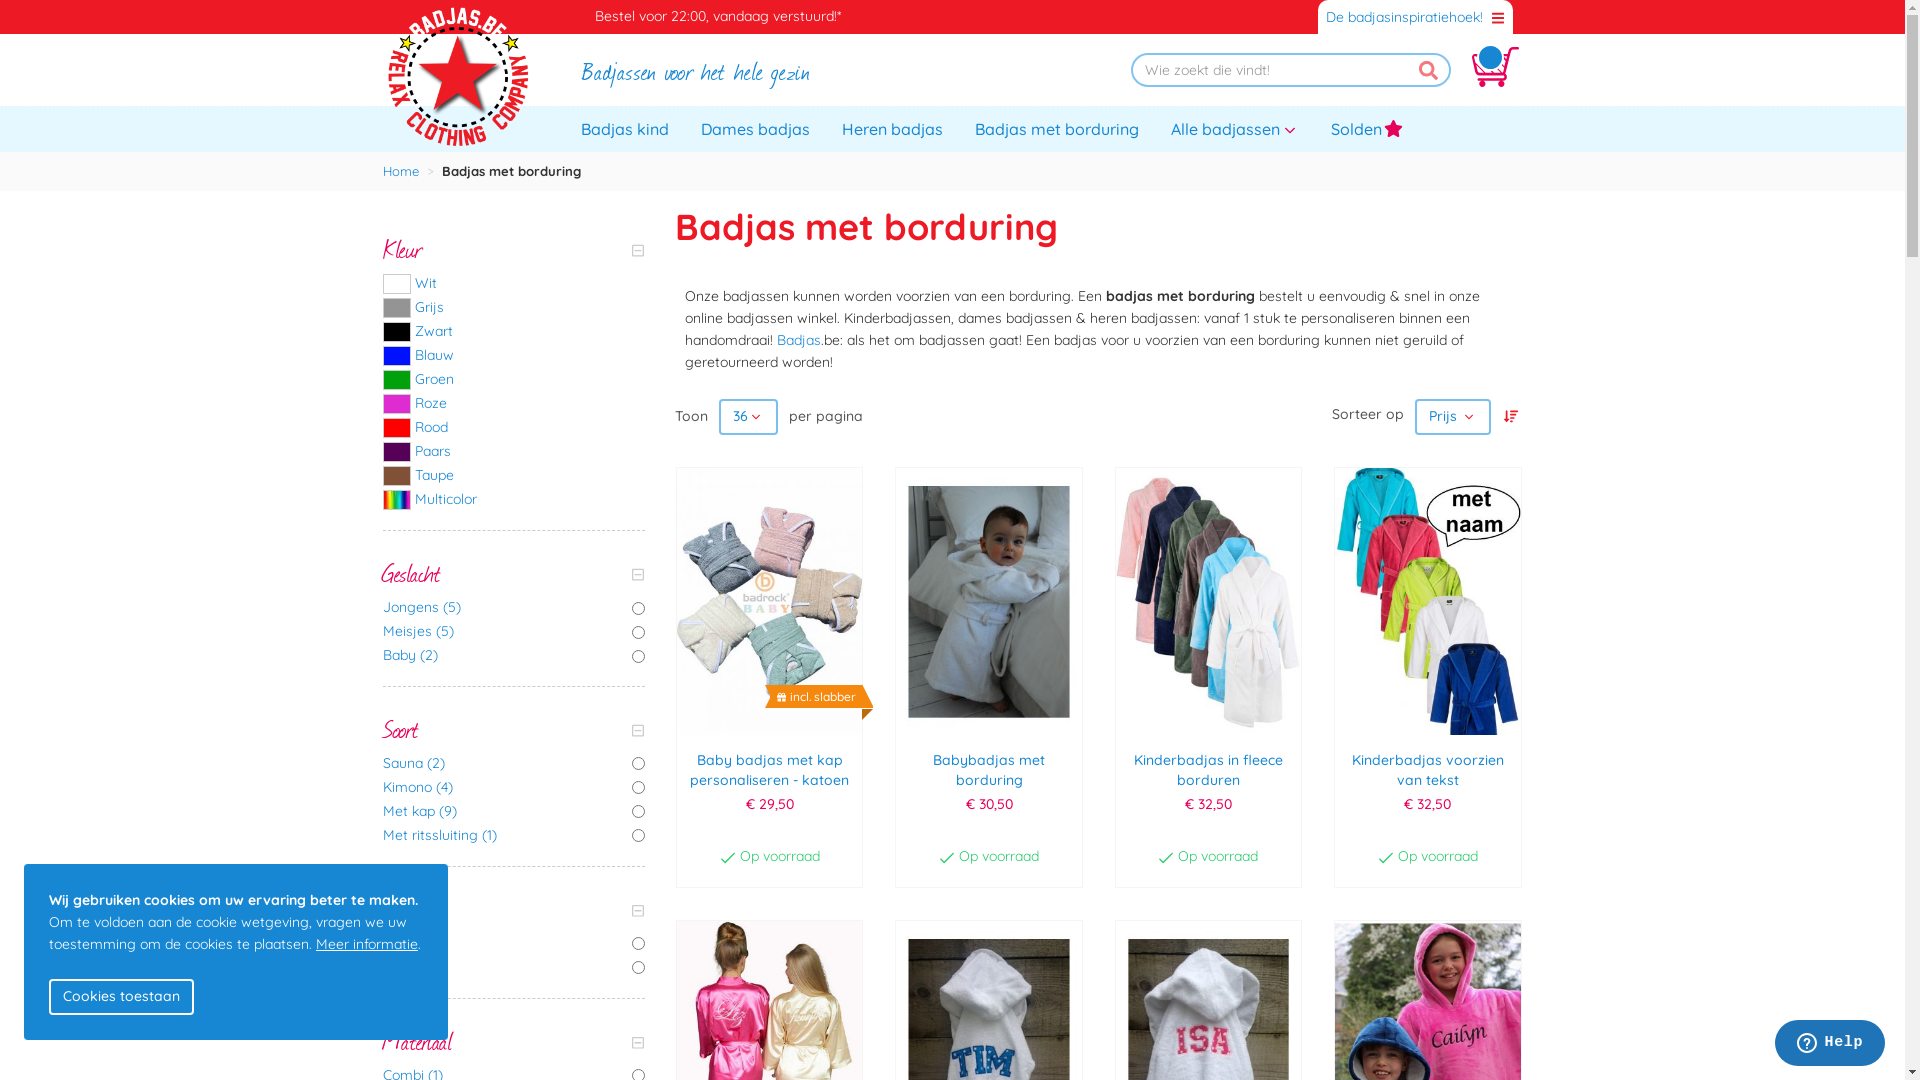 The height and width of the screenshot is (1080, 1920). What do you see at coordinates (513, 632) in the screenshot?
I see `'Meisjes` at bounding box center [513, 632].